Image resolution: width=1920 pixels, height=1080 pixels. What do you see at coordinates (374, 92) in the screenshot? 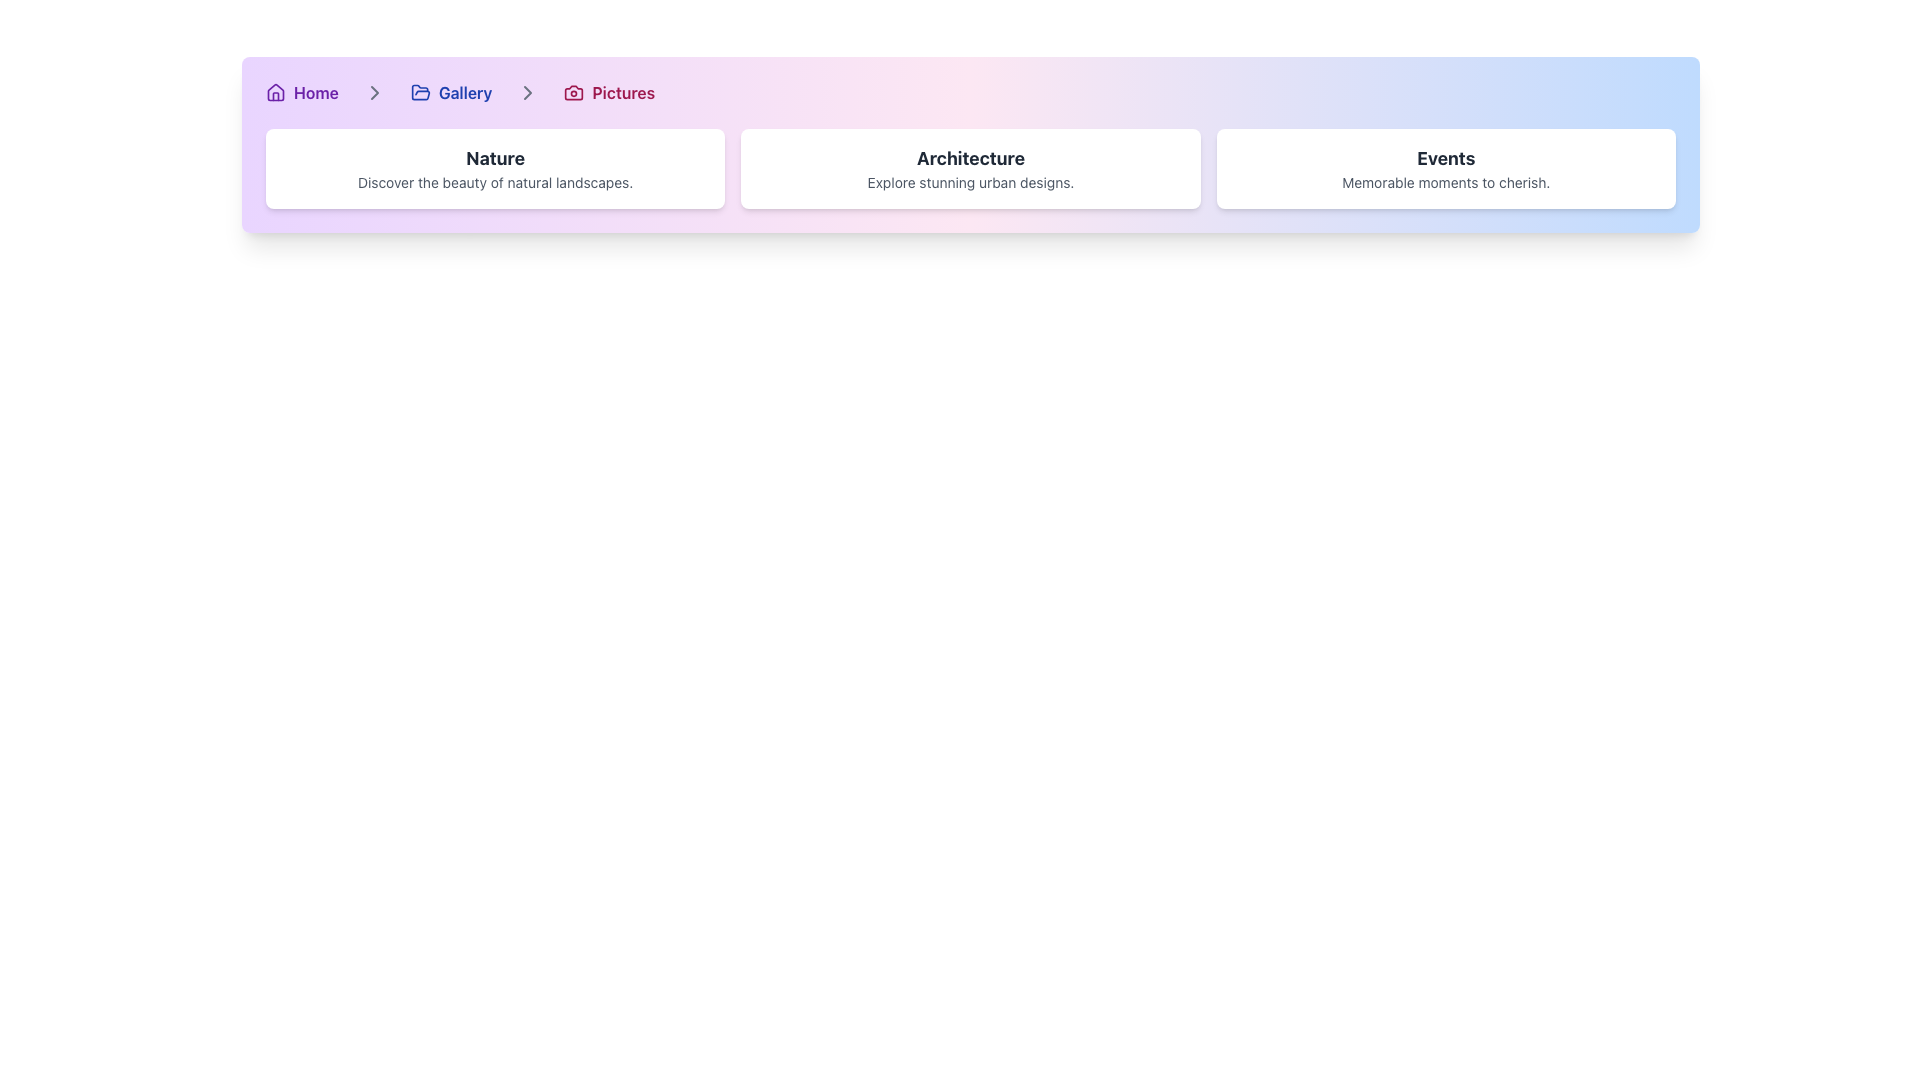
I see `the chevron icon used for hierarchical navigation in the breadcrumb navigation bar, which is located between the 'Home' label and the 'Gallery' label` at bounding box center [374, 92].